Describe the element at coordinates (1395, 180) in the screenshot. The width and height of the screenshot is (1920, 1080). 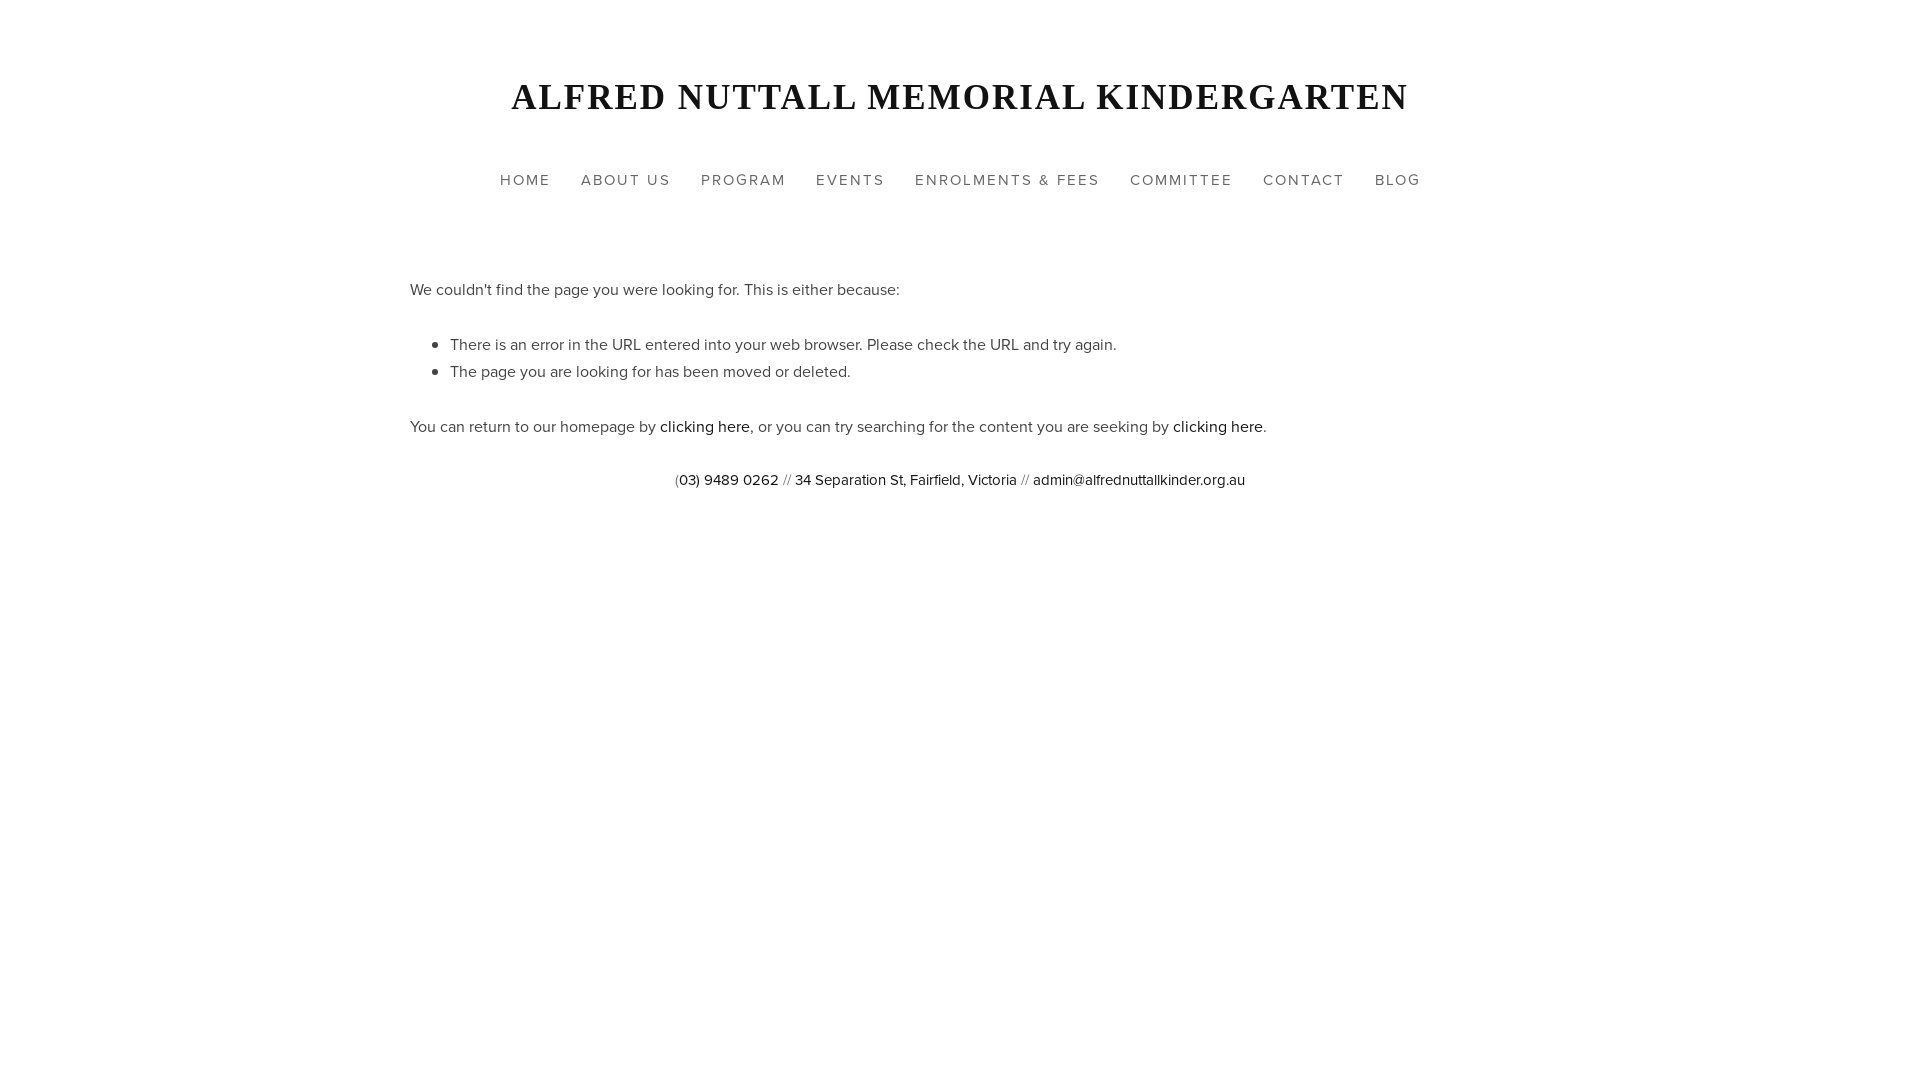
I see `'BLOG'` at that location.